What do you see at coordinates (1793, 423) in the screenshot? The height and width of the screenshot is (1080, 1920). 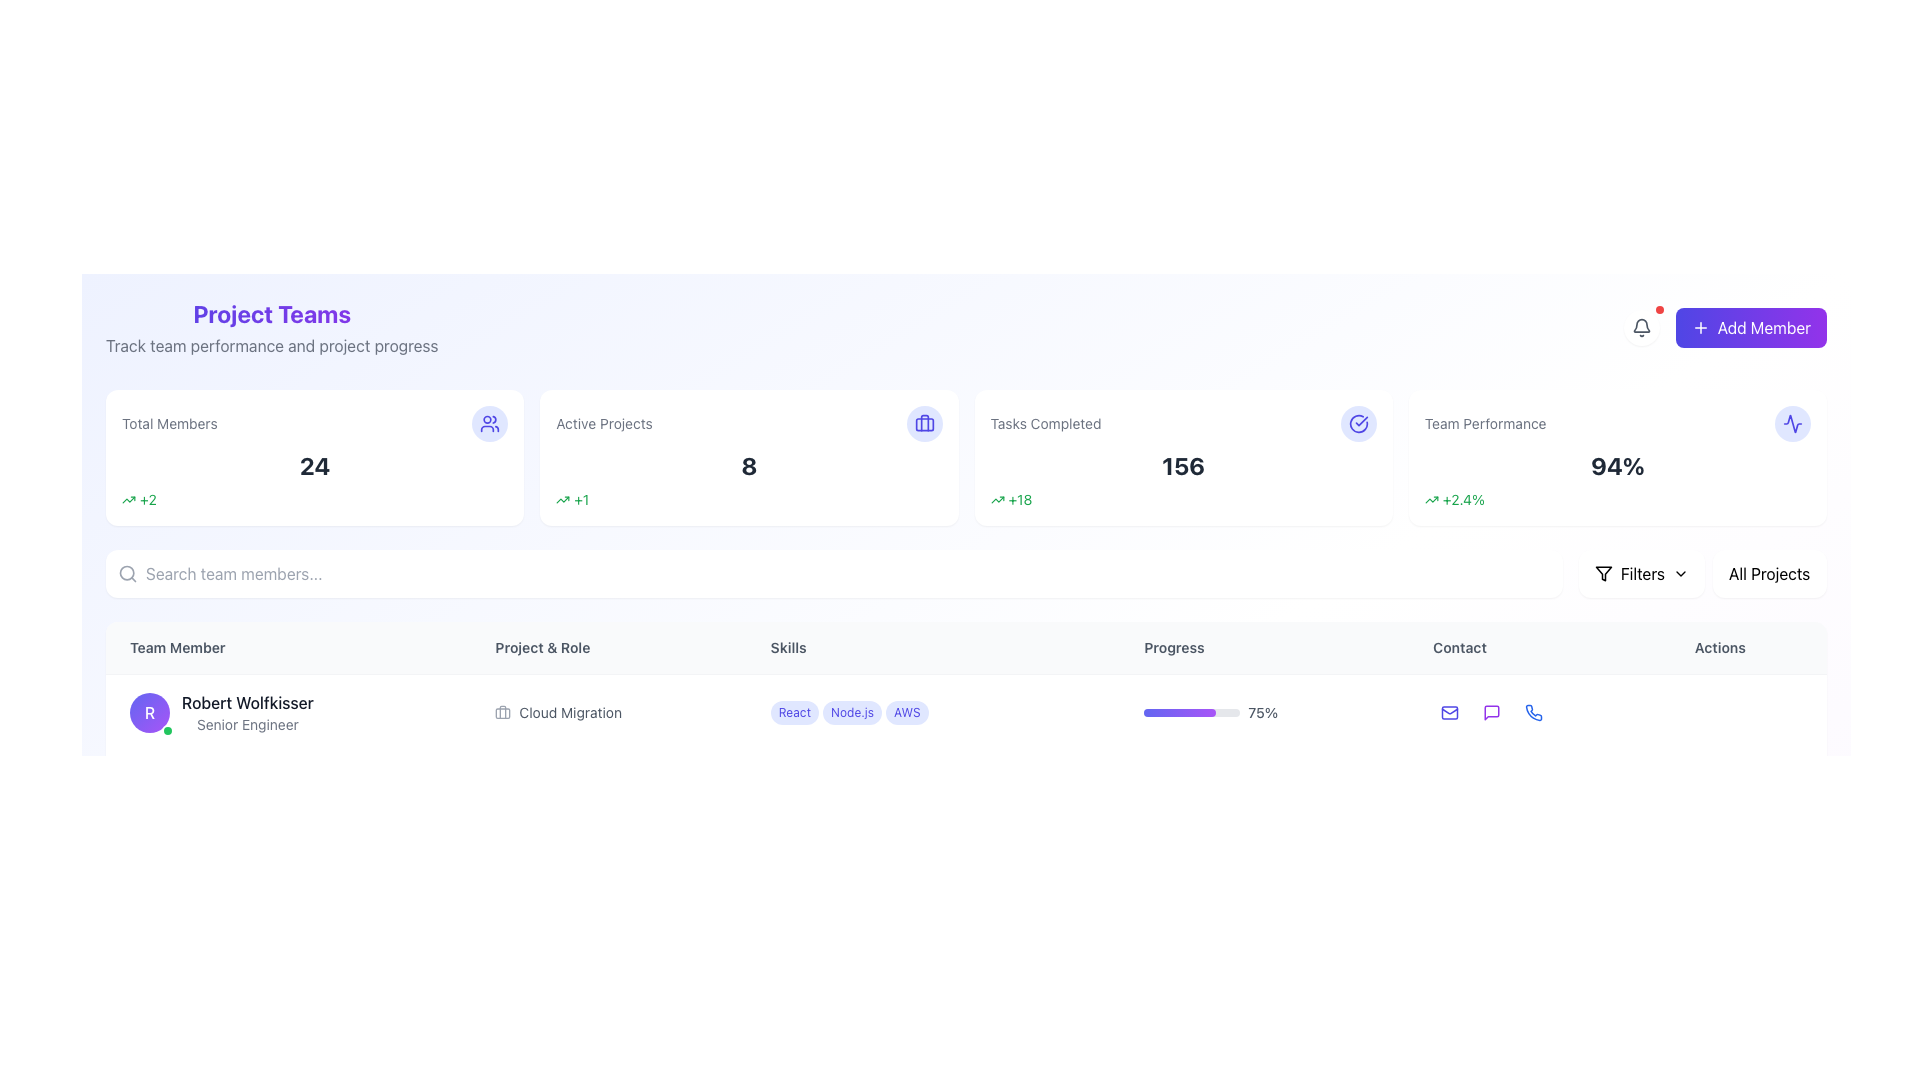 I see `the SVG icon styled with a rounded design resembling a pulse signal, located in the top-right corner of the dashboard header, to the right of the 'Team Performance' statistic and above the 'Add Member' button` at bounding box center [1793, 423].